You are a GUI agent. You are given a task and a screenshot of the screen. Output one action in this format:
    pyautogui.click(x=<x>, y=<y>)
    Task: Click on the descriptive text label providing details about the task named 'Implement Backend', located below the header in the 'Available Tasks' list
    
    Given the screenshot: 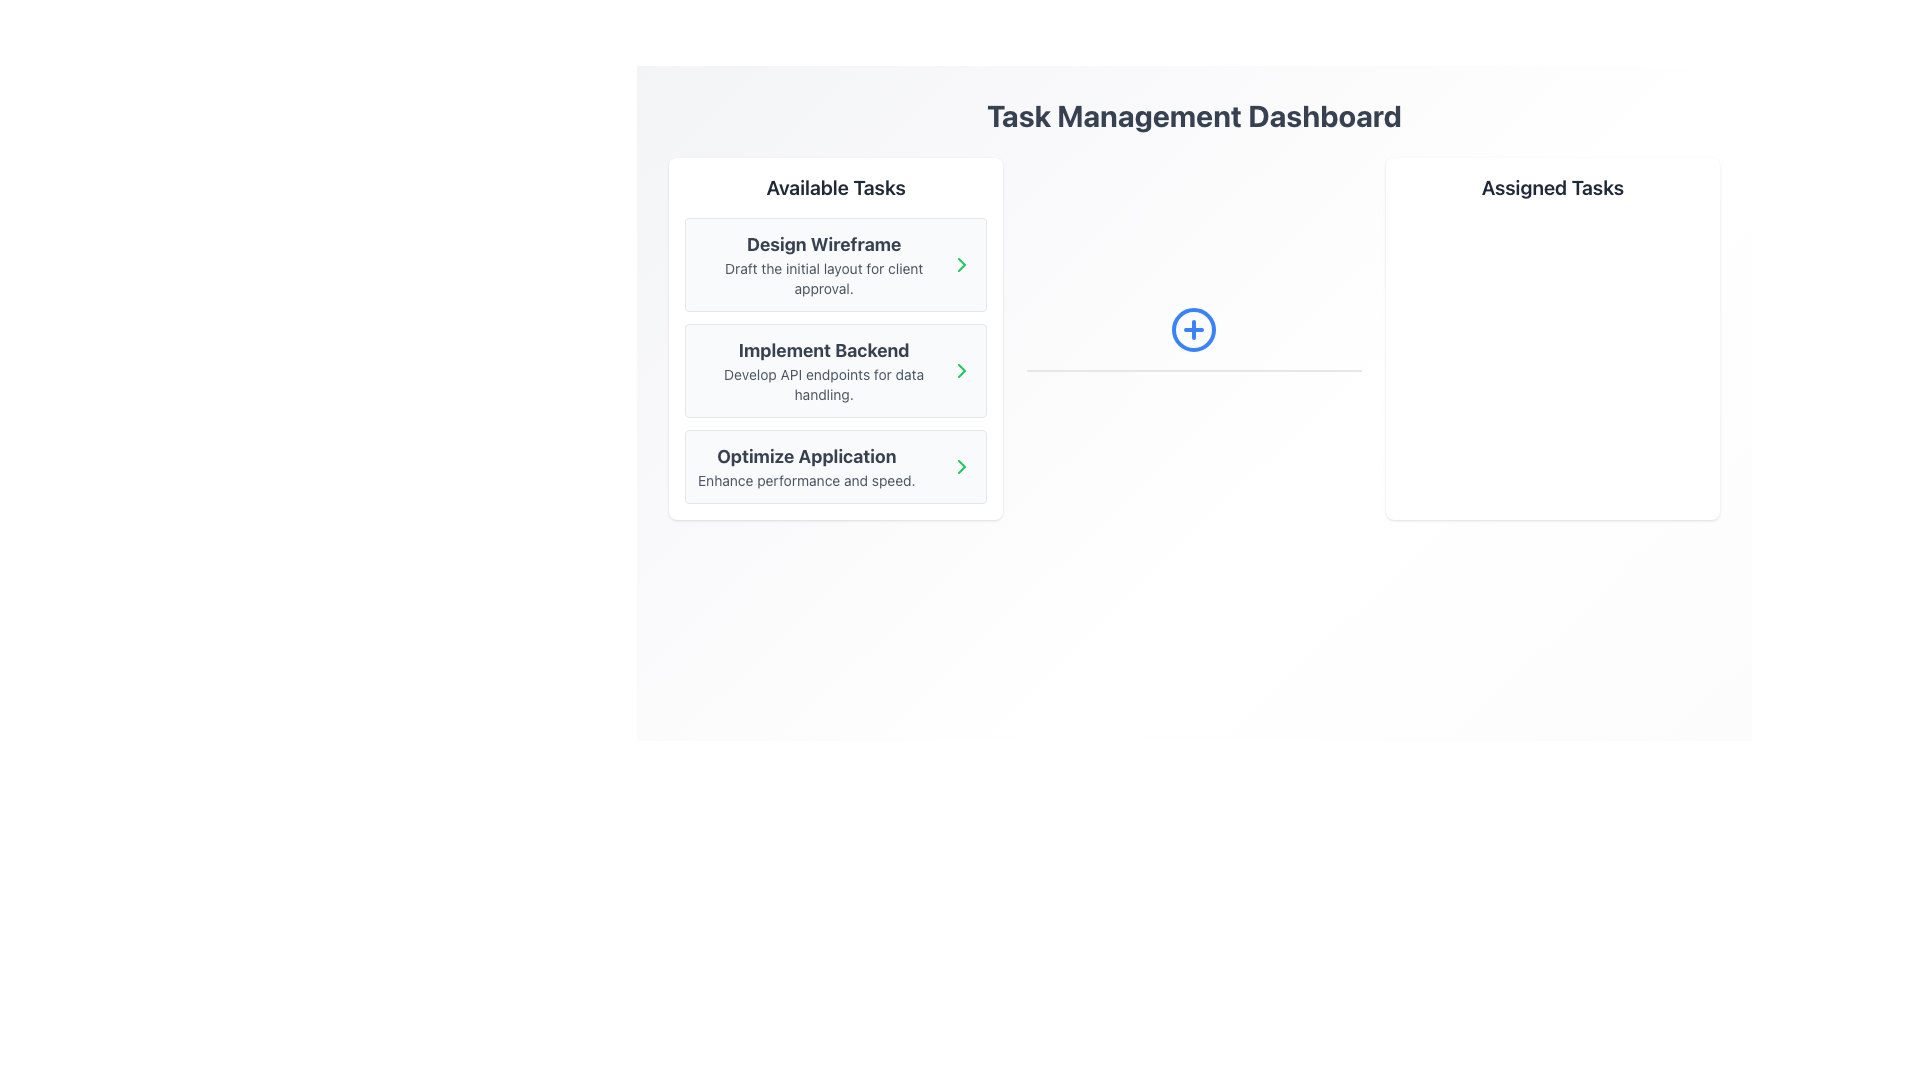 What is the action you would take?
    pyautogui.click(x=824, y=385)
    